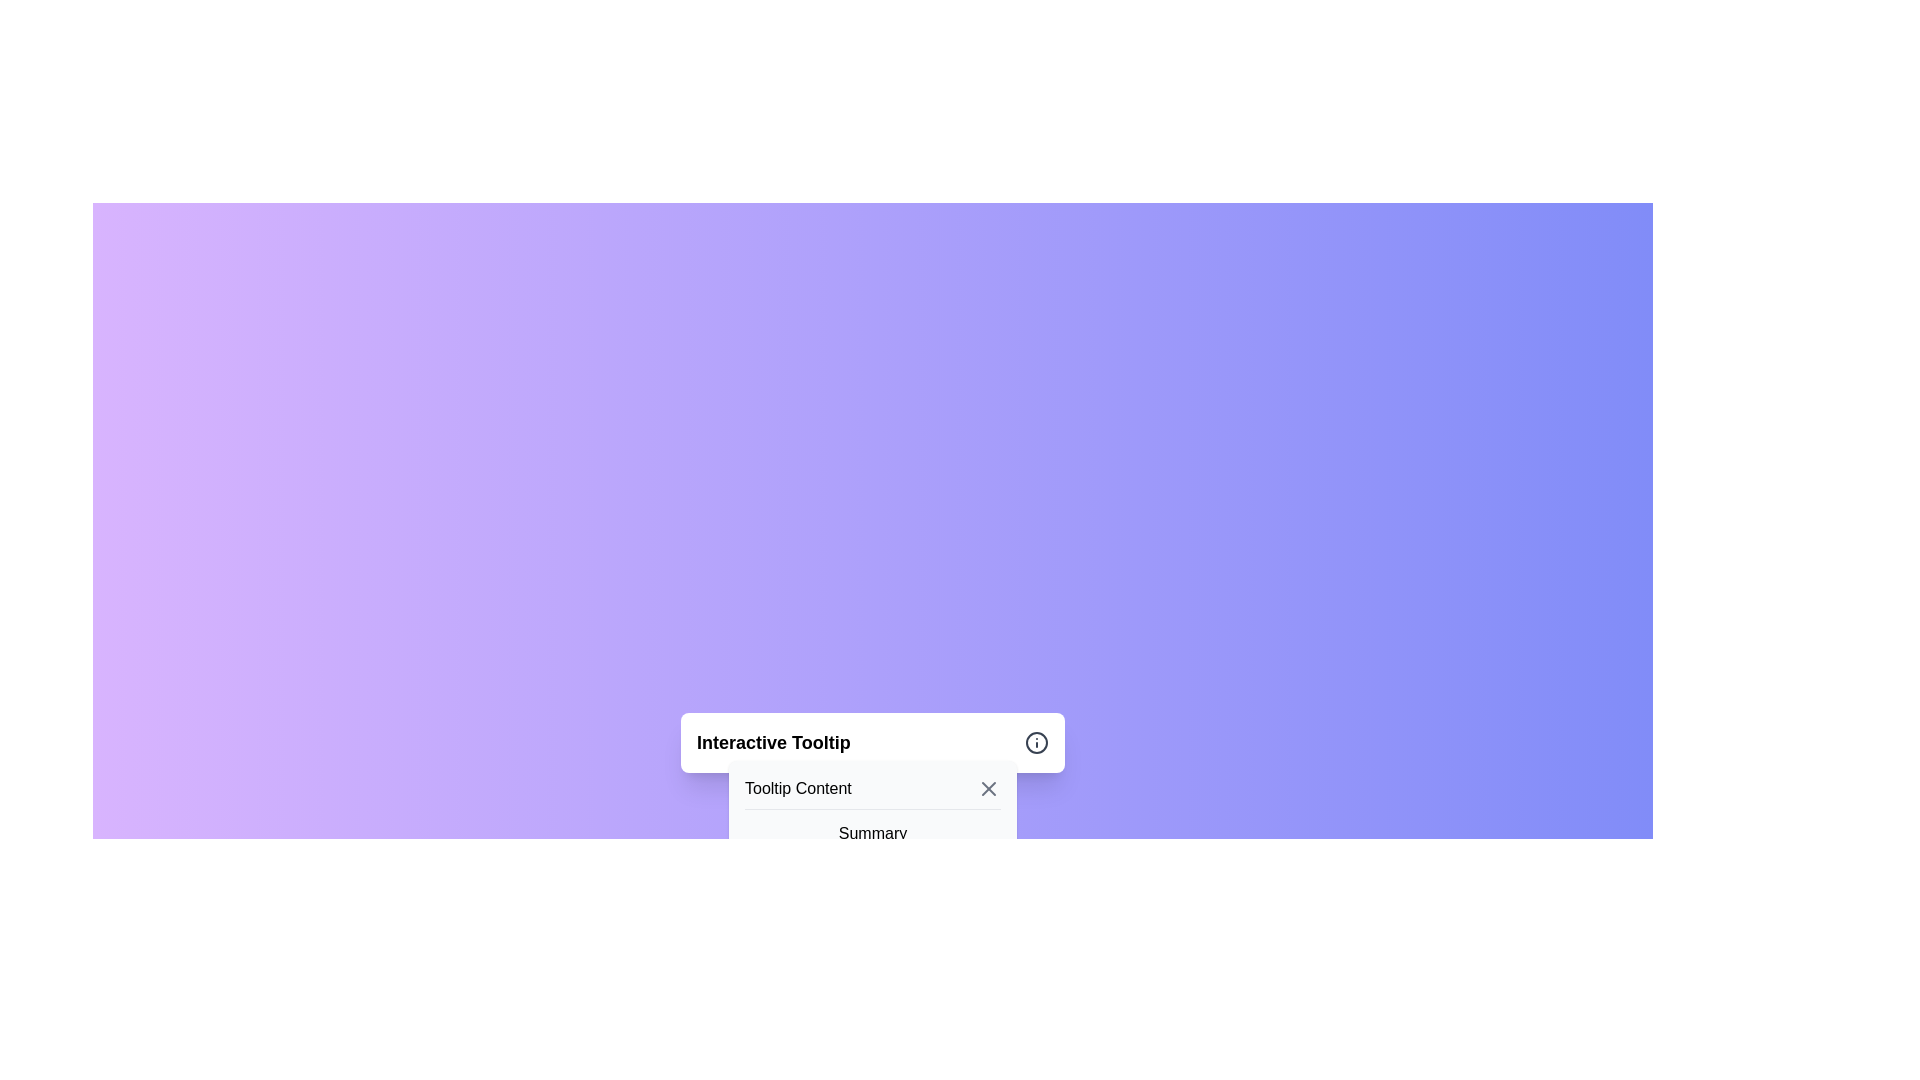 This screenshot has width=1920, height=1080. What do you see at coordinates (1036, 743) in the screenshot?
I see `the information tooltip icon, which is a small circular icon located to the right of the 'Interactive Tooltip' text` at bounding box center [1036, 743].